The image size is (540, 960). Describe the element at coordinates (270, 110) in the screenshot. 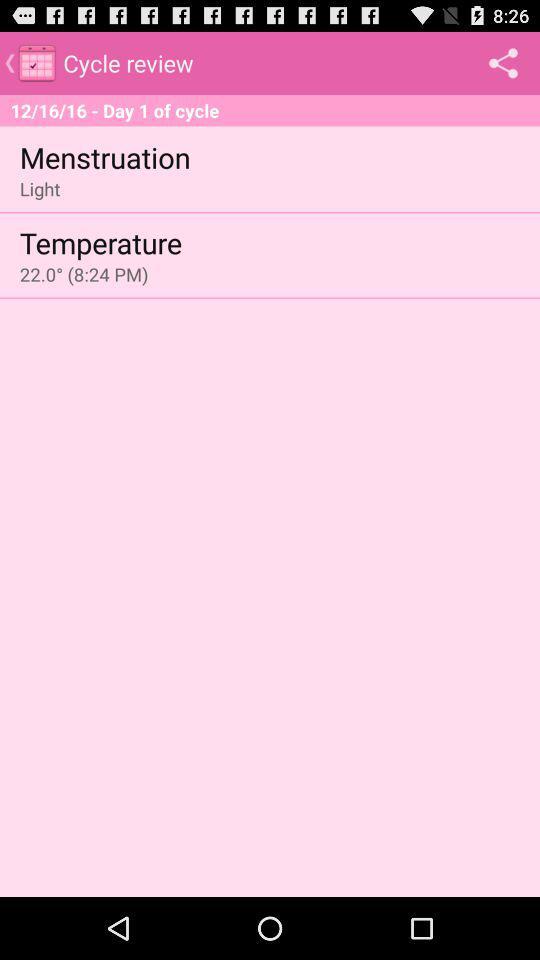

I see `the 12 16 16 icon` at that location.